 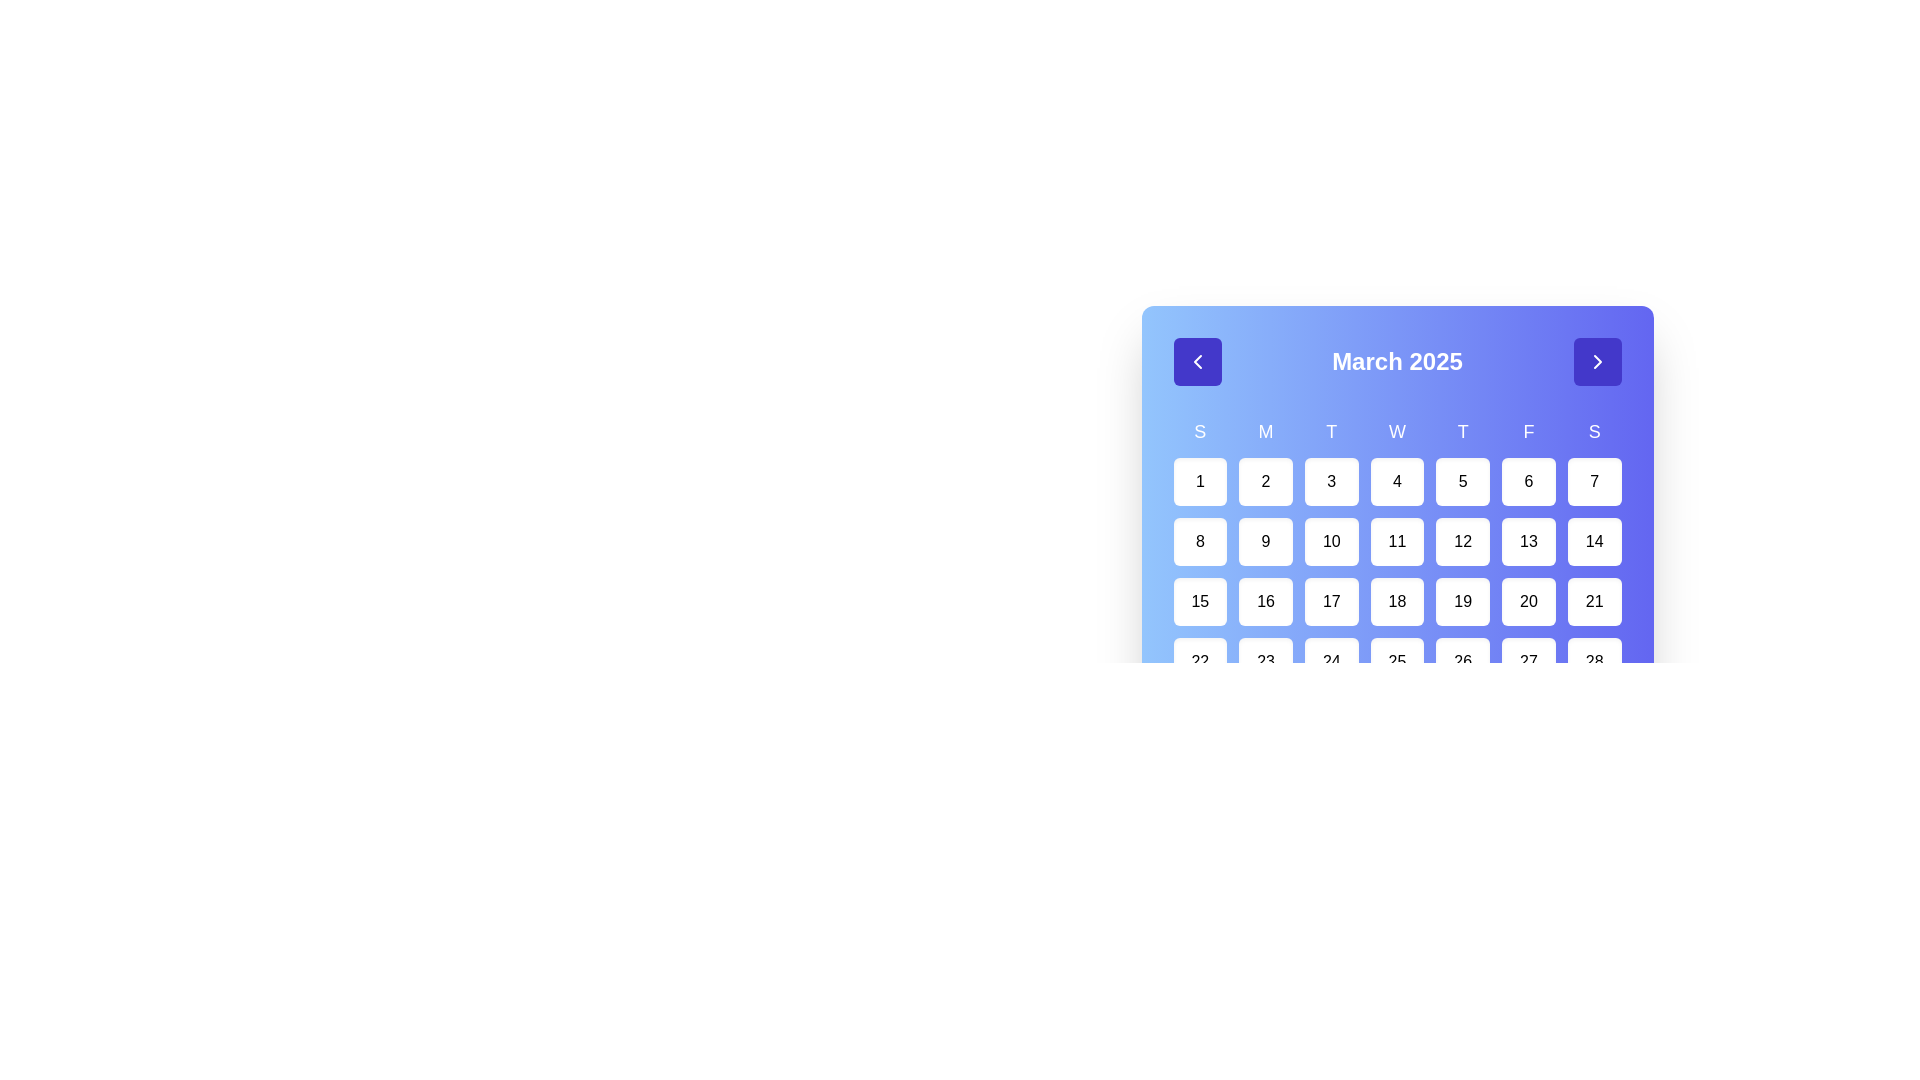 I want to click on the rounded rectangle button with a white background and the text '17' in bold black, located in the third column of the third row under the 'T' column header, so click(x=1331, y=600).